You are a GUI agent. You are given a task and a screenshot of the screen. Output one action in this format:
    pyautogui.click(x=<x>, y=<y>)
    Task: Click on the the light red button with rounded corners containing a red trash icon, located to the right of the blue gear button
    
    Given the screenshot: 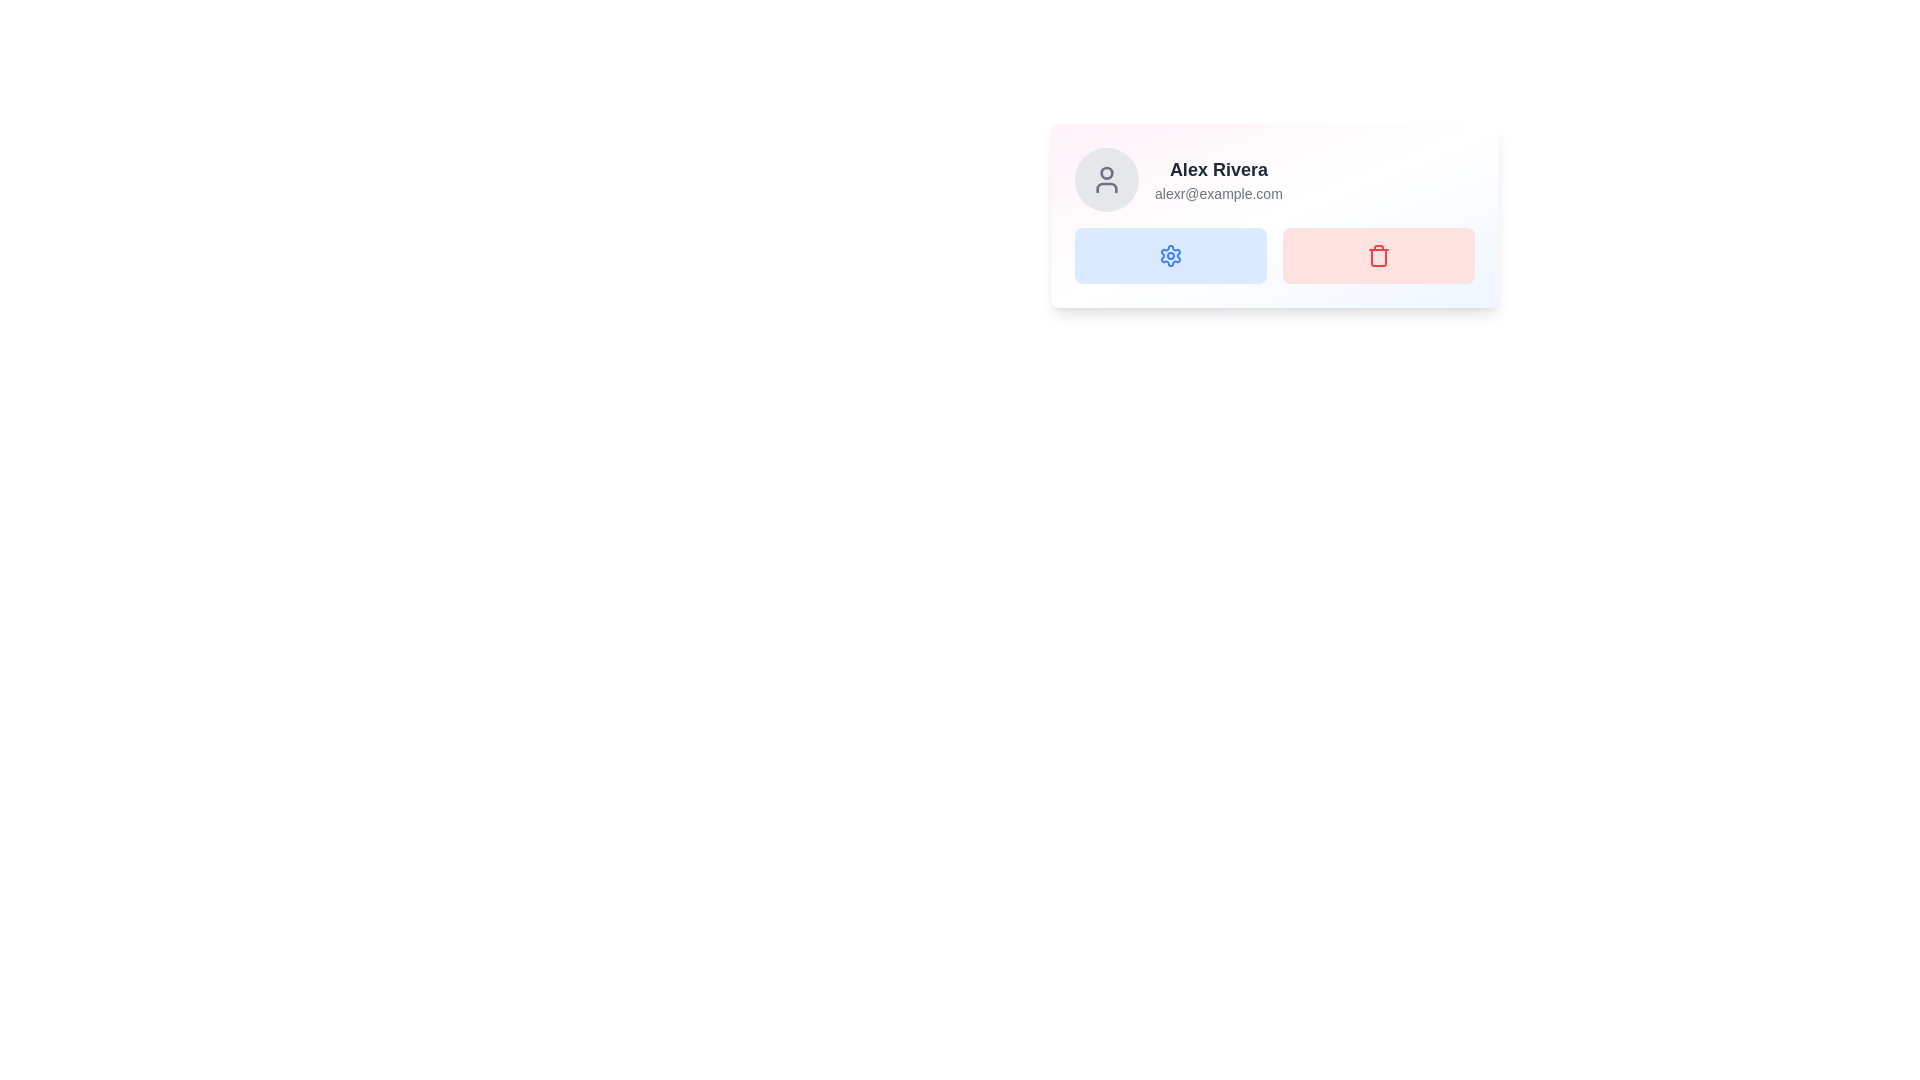 What is the action you would take?
    pyautogui.click(x=1377, y=254)
    